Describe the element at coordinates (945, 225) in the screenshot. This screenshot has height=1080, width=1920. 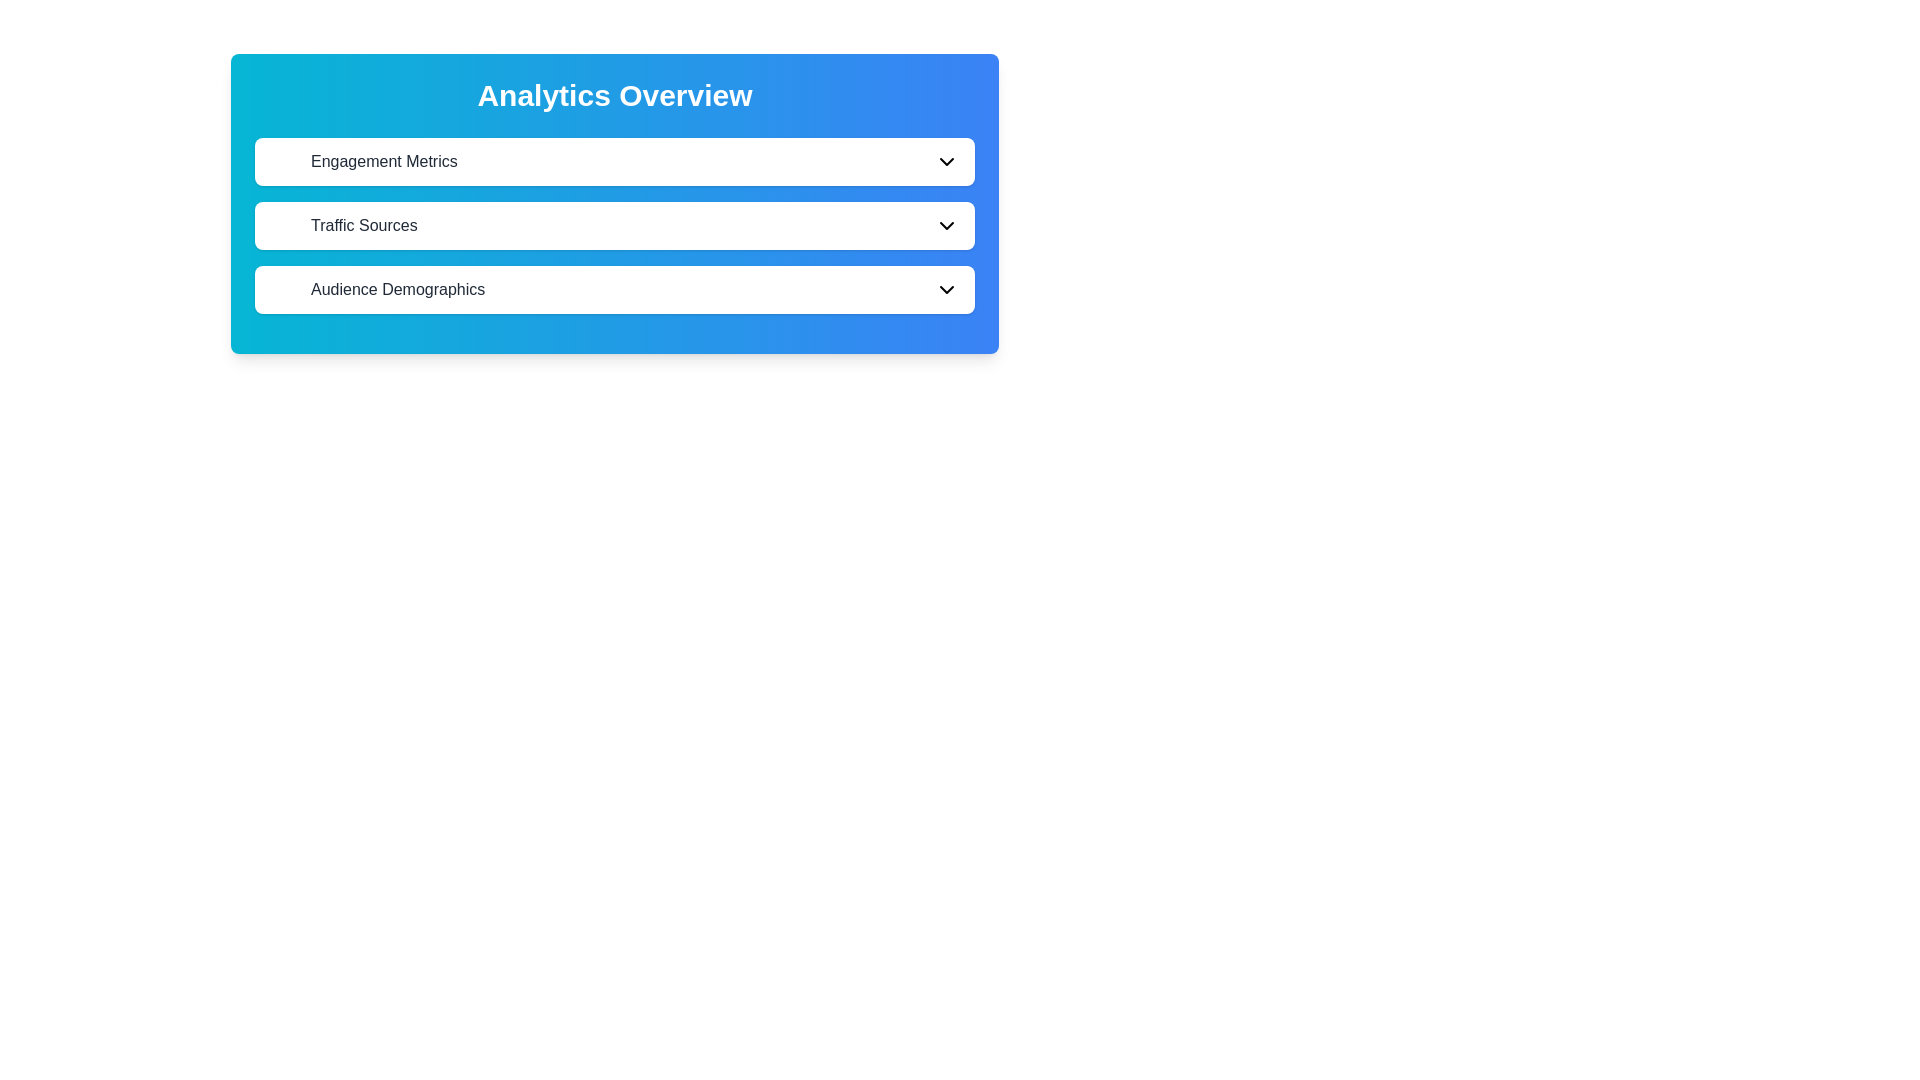
I see `the Dropdown chevron icon located in the 'Traffic Sources' section` at that location.